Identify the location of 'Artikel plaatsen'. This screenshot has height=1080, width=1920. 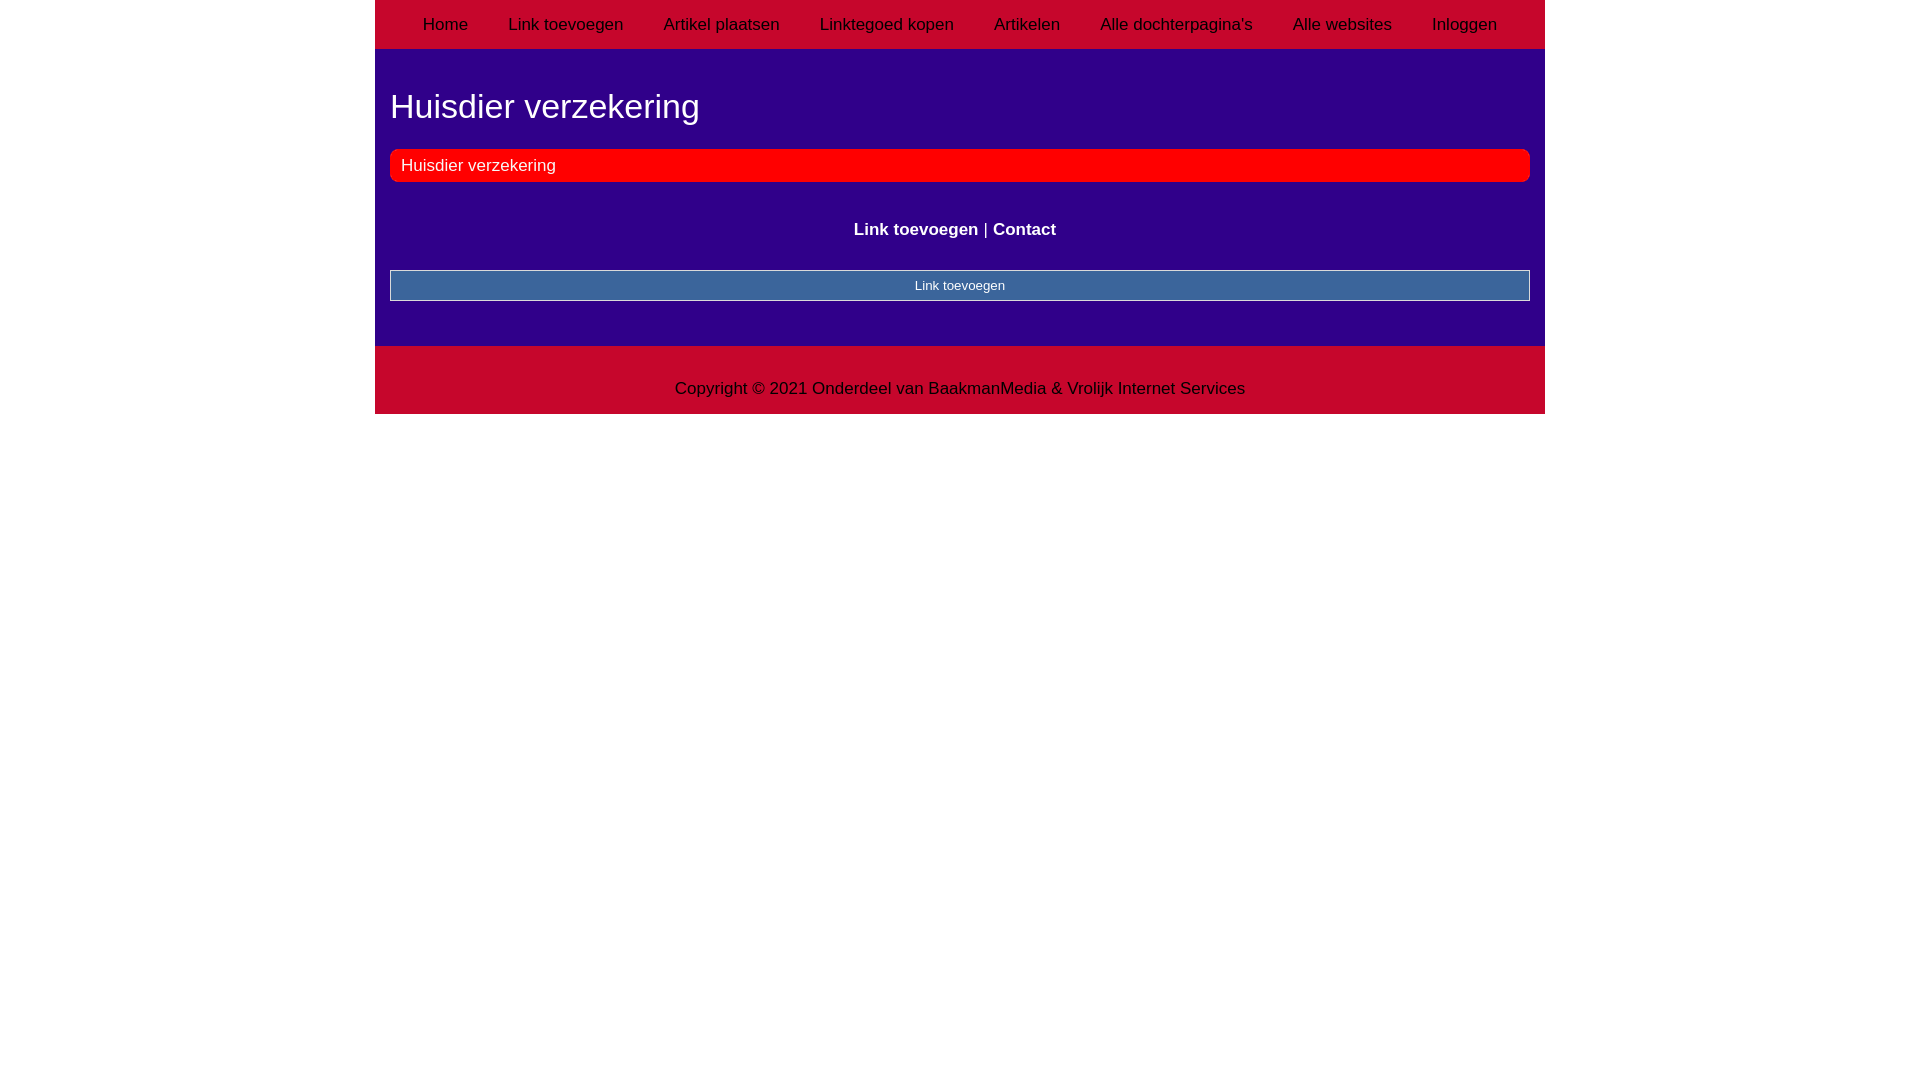
(720, 24).